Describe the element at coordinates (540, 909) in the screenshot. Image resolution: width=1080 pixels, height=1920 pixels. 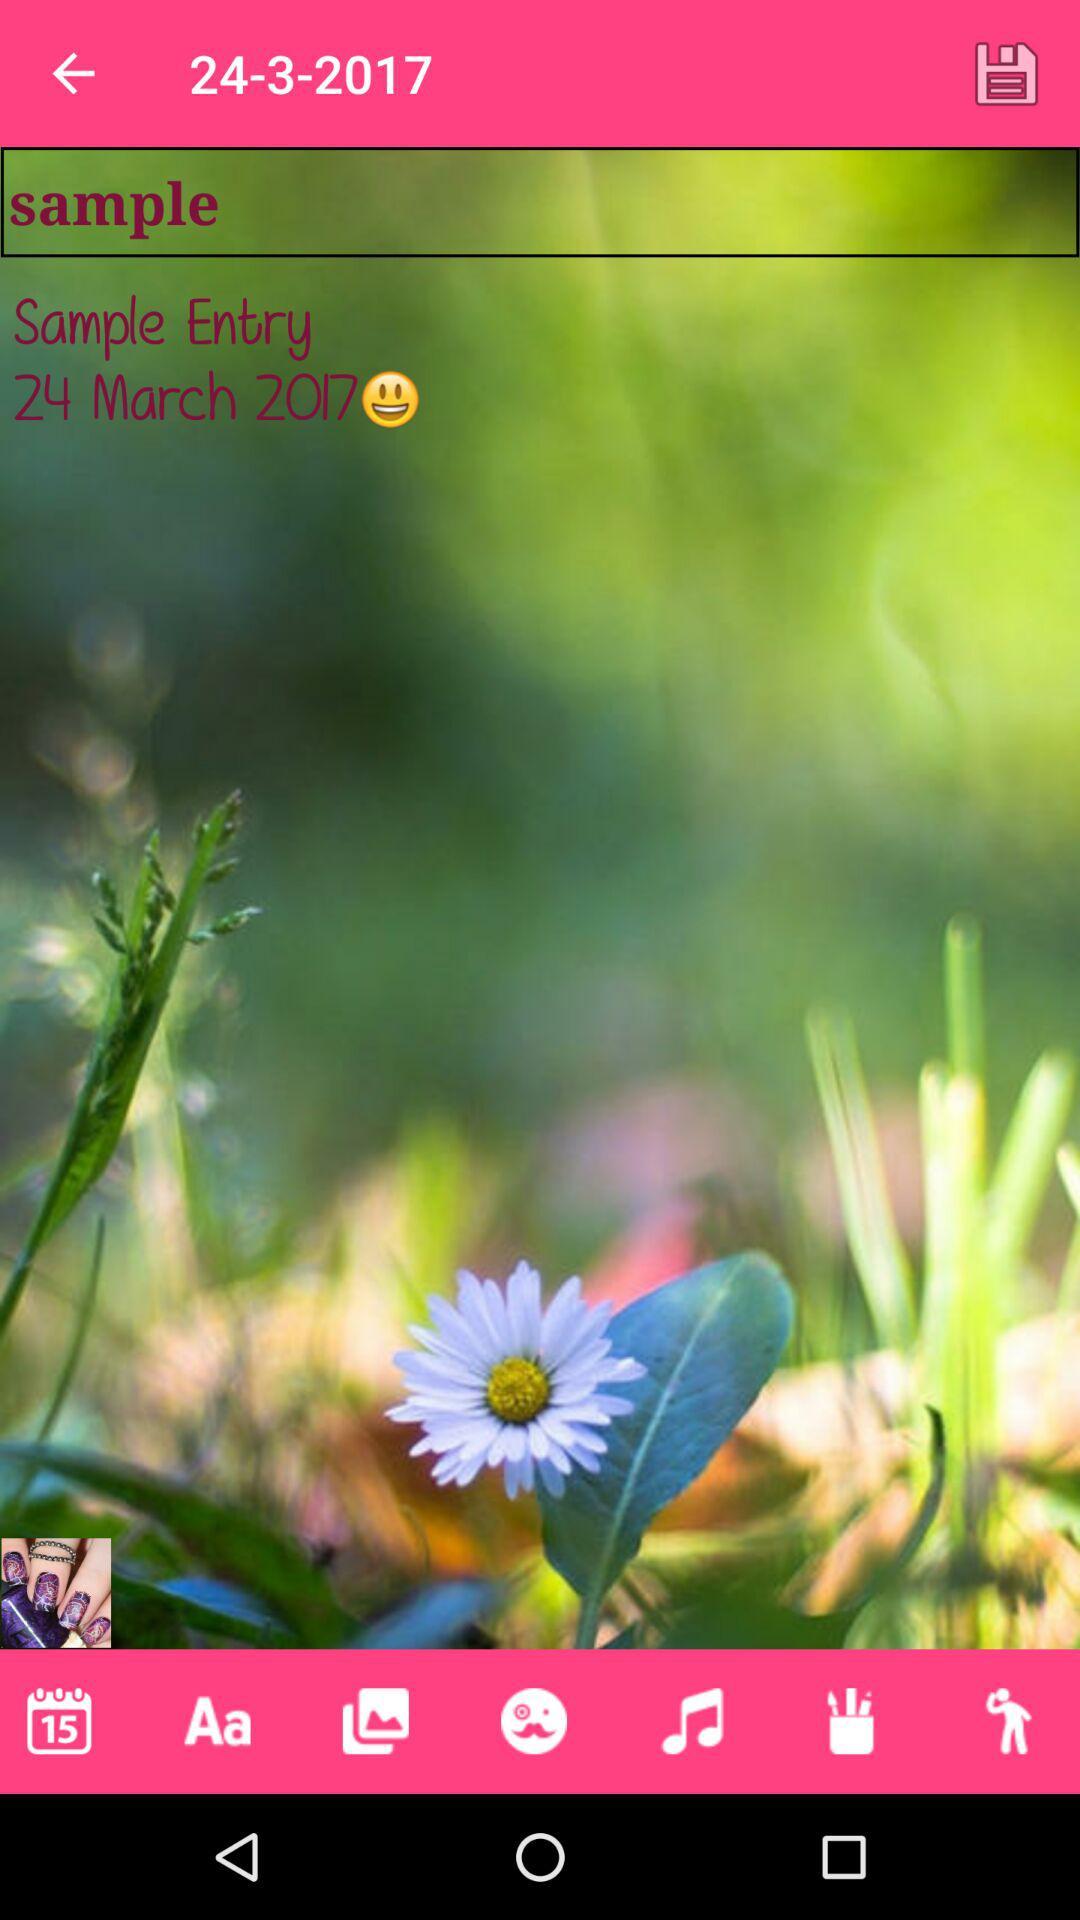
I see `the sample entry 24` at that location.